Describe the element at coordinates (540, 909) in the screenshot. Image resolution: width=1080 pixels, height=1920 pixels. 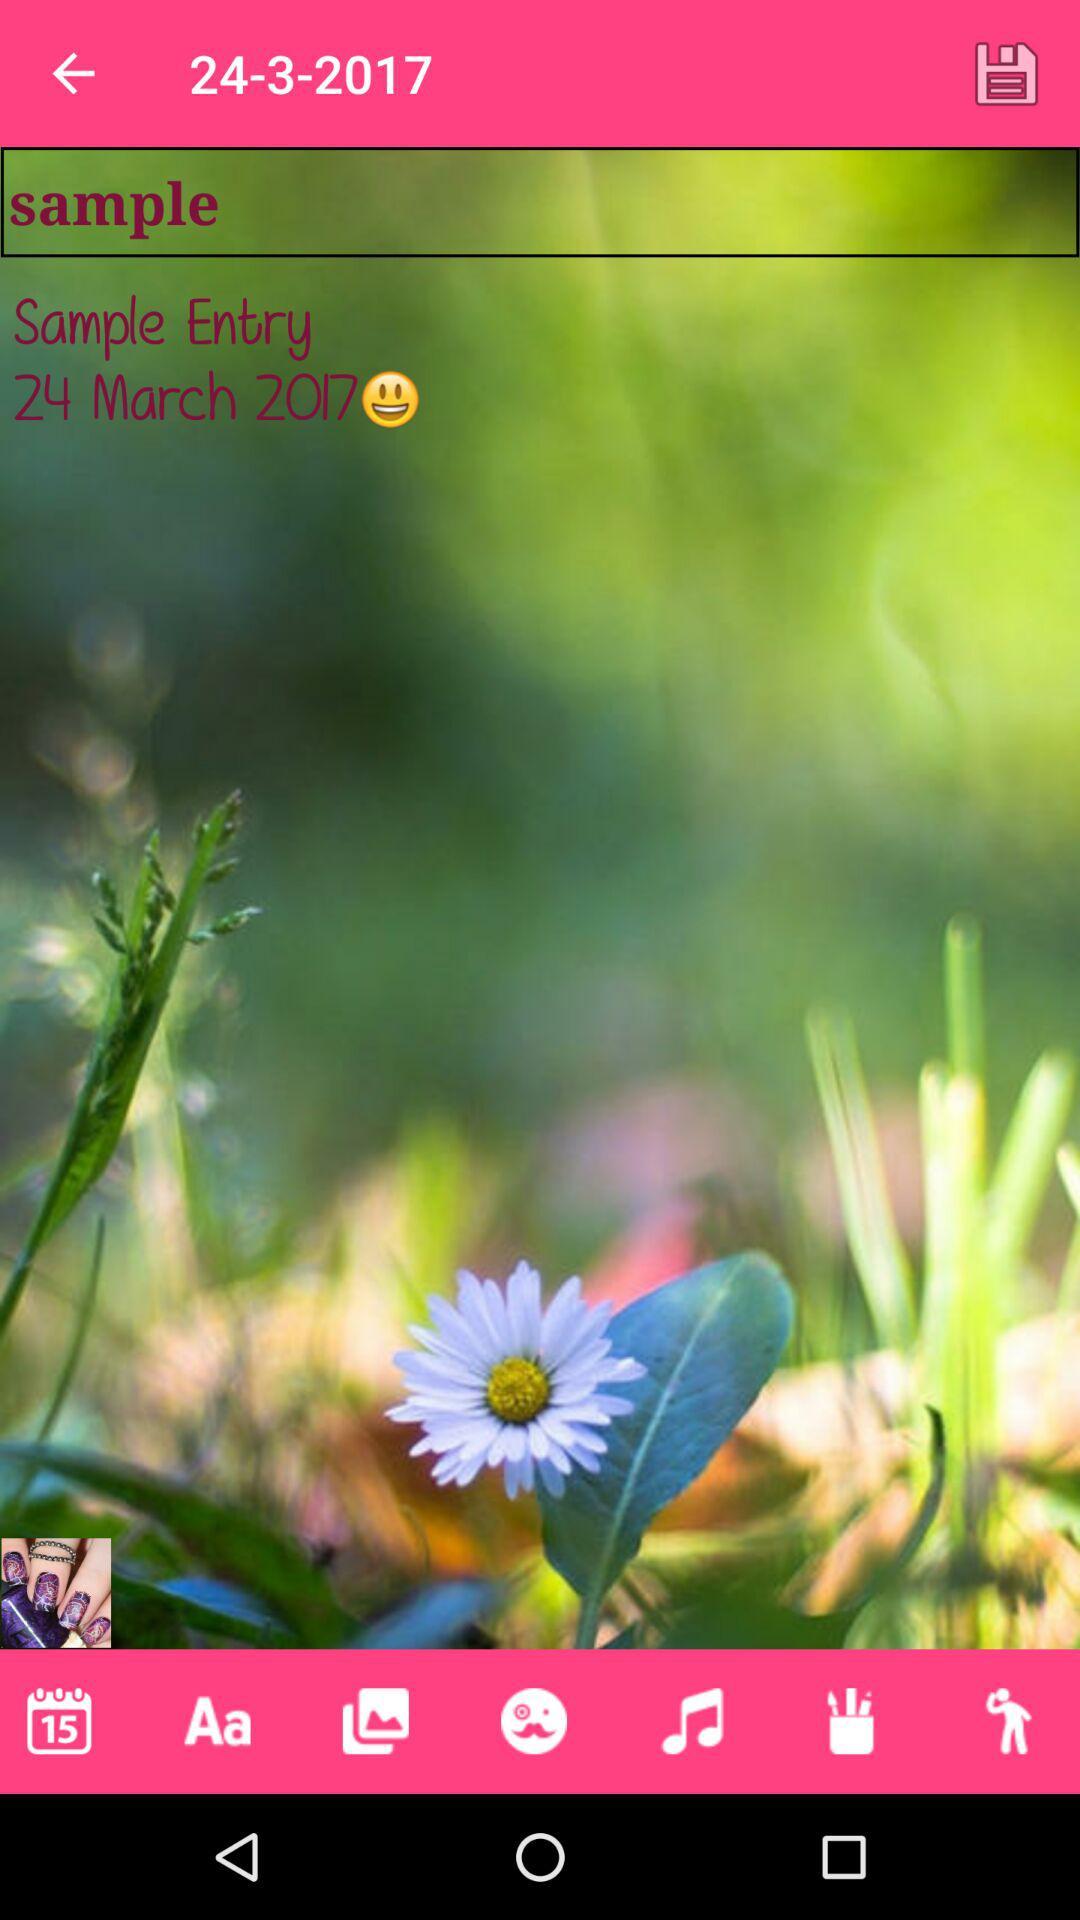
I see `the sample entry 24` at that location.